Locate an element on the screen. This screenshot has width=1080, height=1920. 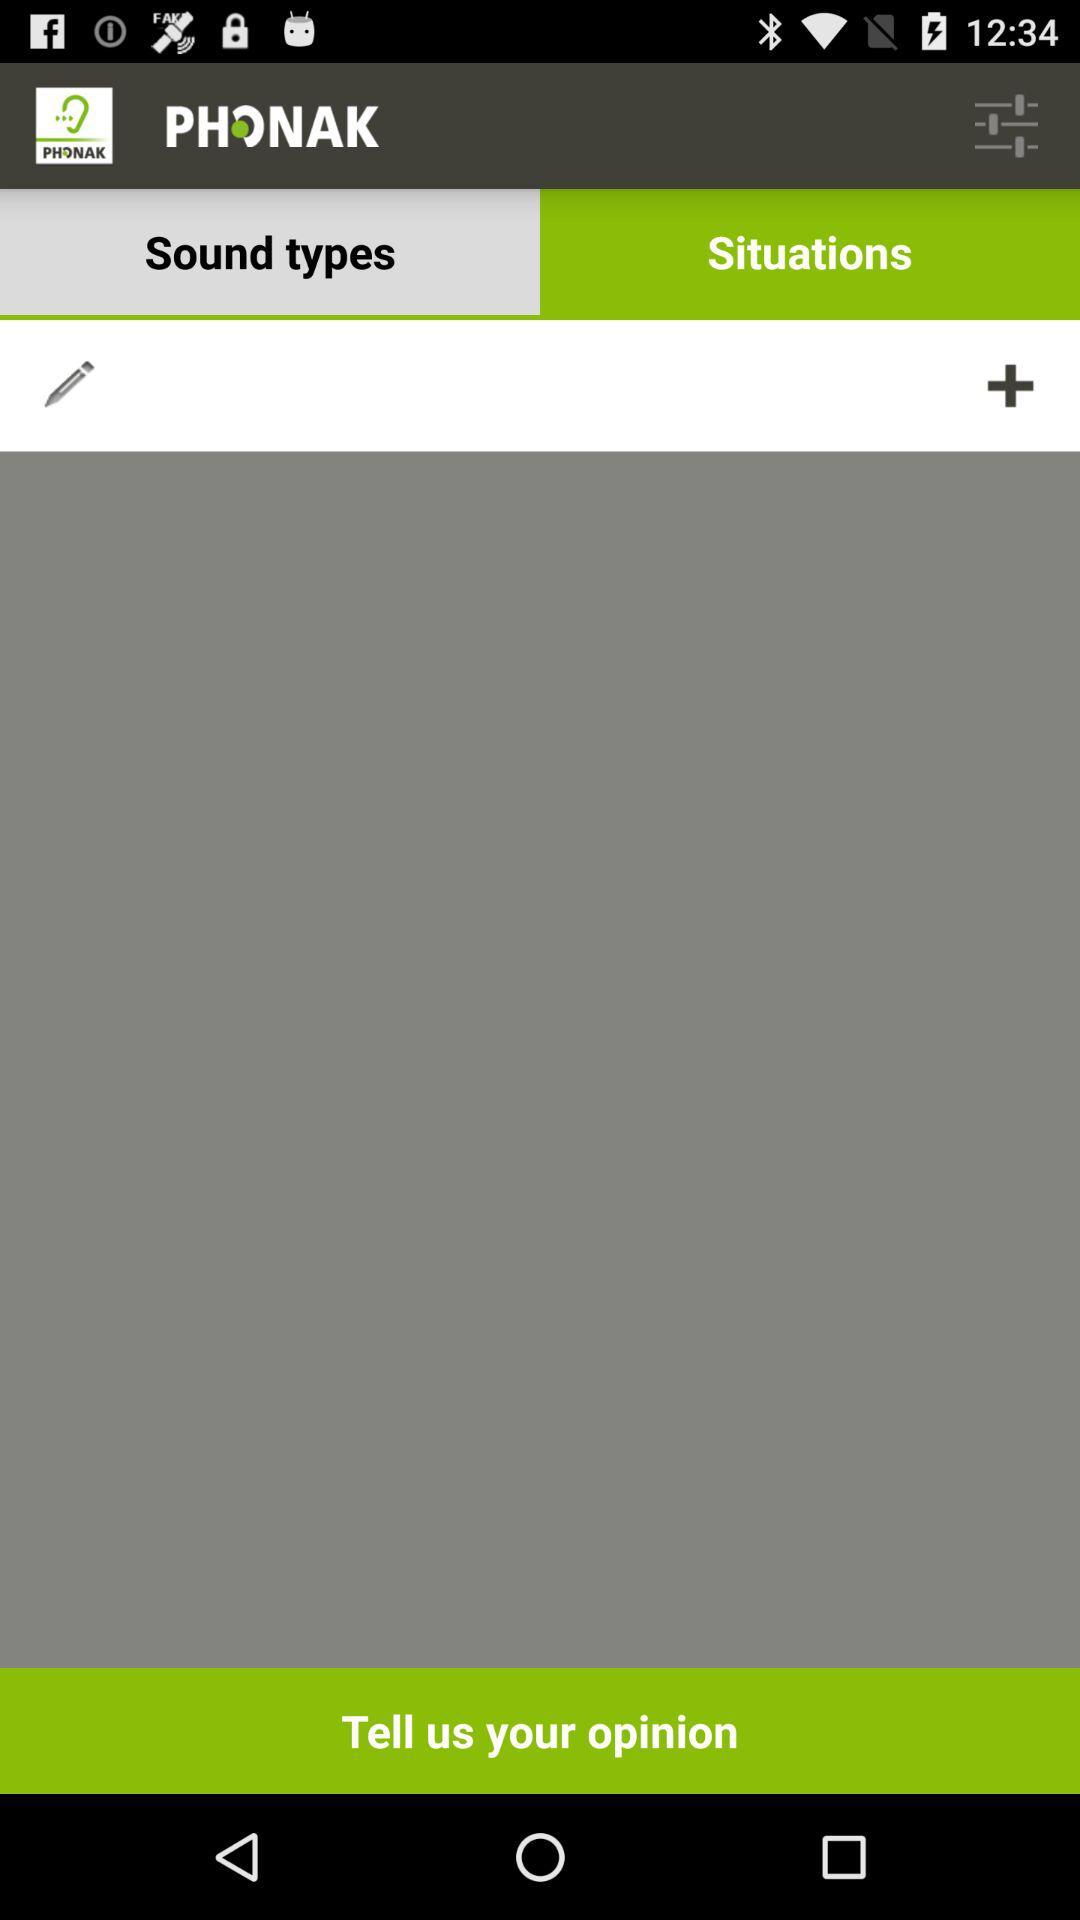
the add icon is located at coordinates (1010, 411).